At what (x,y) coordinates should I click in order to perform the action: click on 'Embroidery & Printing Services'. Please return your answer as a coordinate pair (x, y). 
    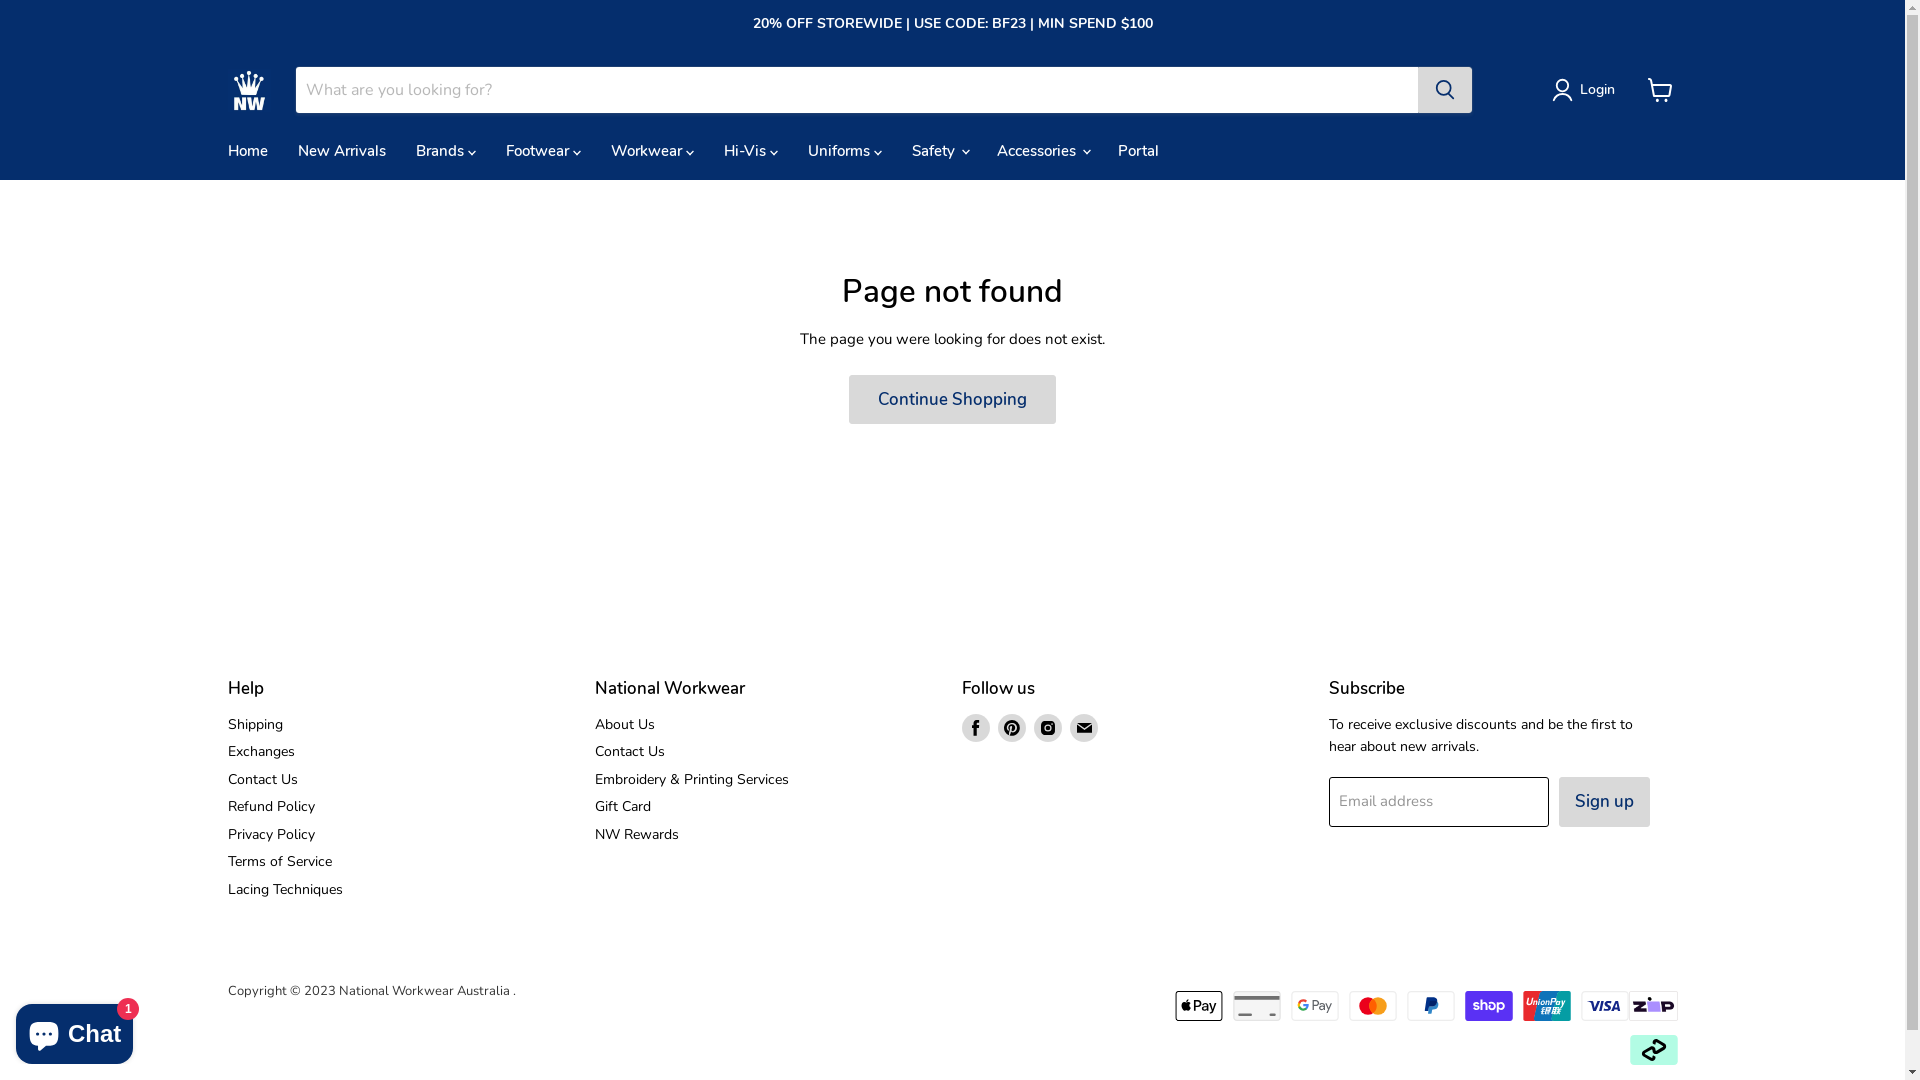
    Looking at the image, I should click on (691, 778).